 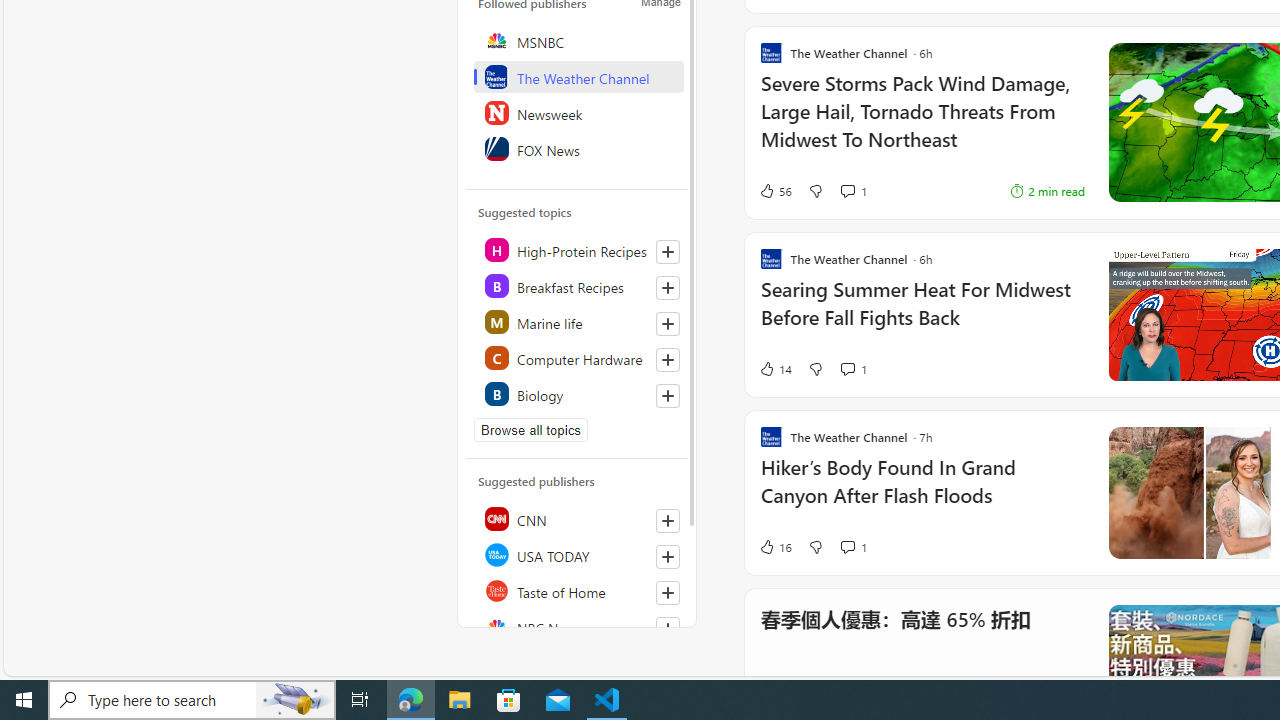 What do you see at coordinates (577, 76) in the screenshot?
I see `'The Weather Channel'` at bounding box center [577, 76].